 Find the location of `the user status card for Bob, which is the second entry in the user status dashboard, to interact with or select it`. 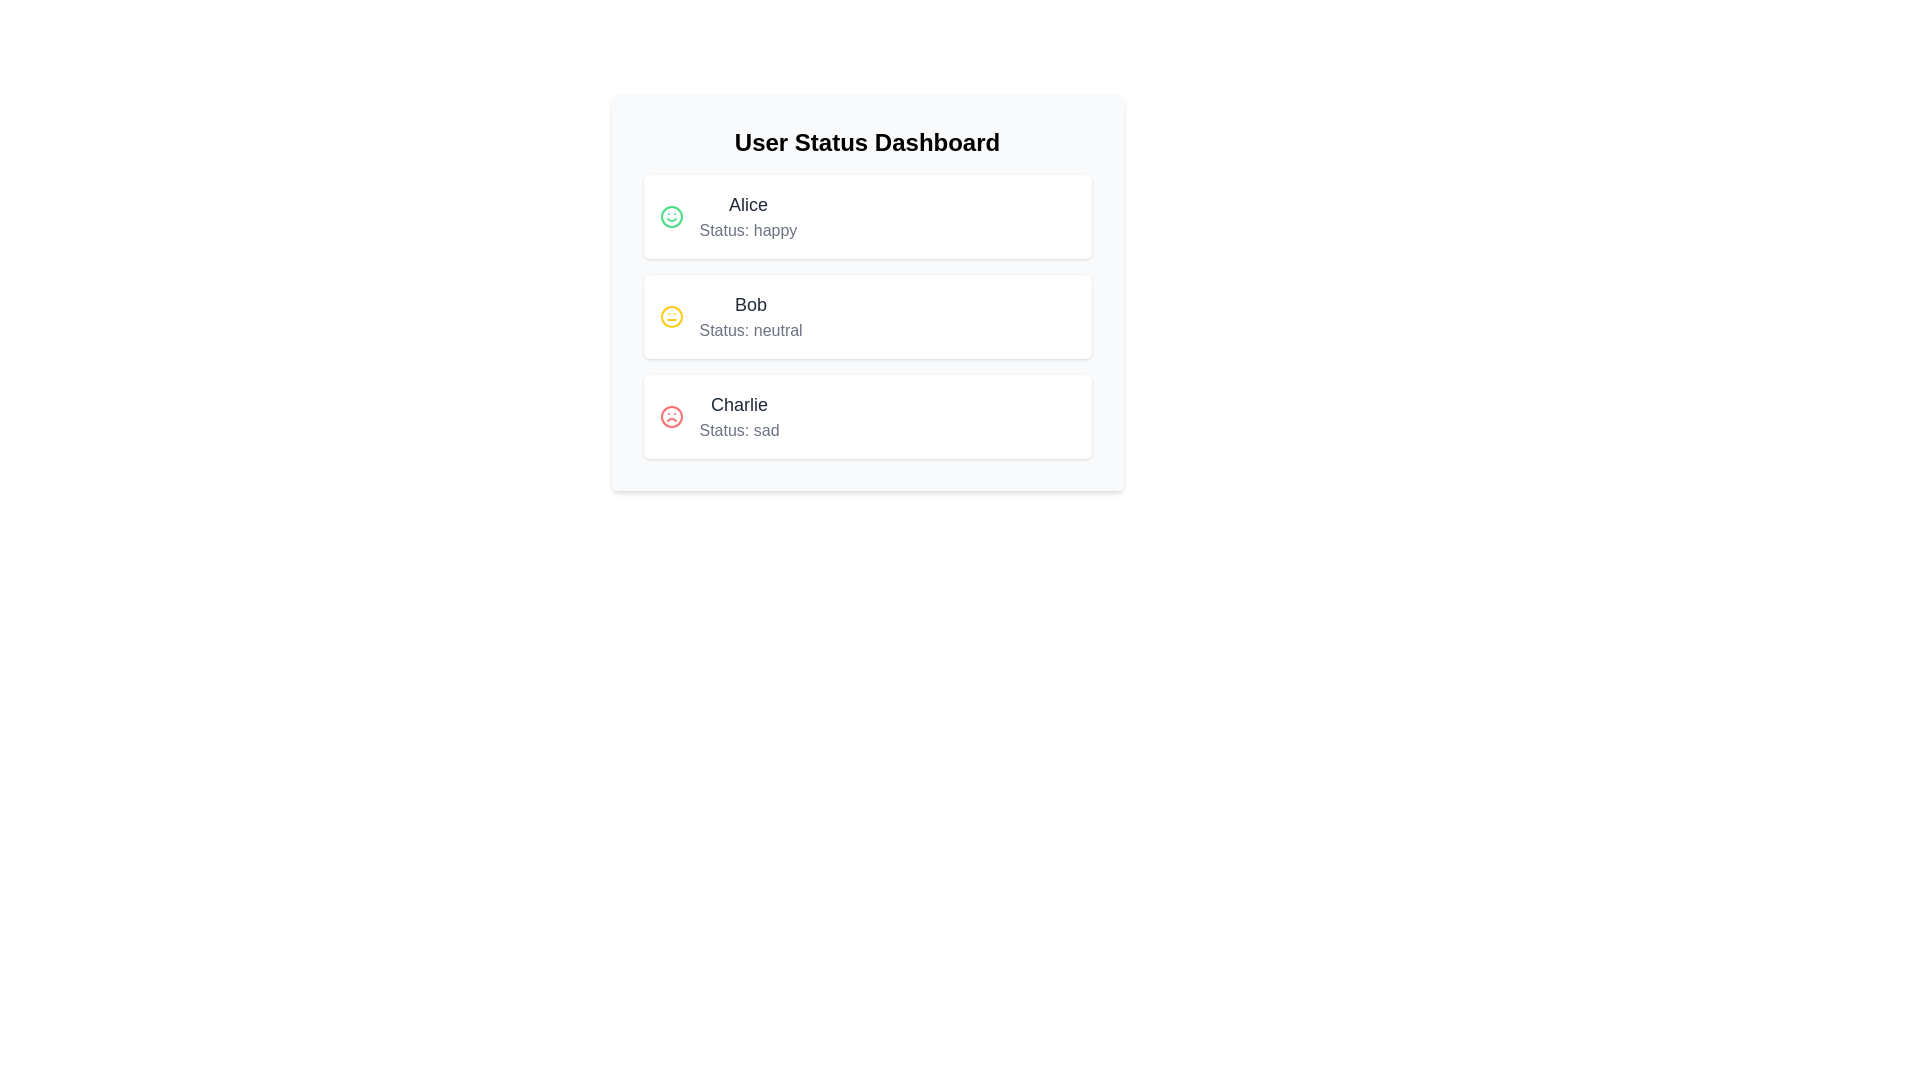

the user status card for Bob, which is the second entry in the user status dashboard, to interact with or select it is located at coordinates (867, 293).